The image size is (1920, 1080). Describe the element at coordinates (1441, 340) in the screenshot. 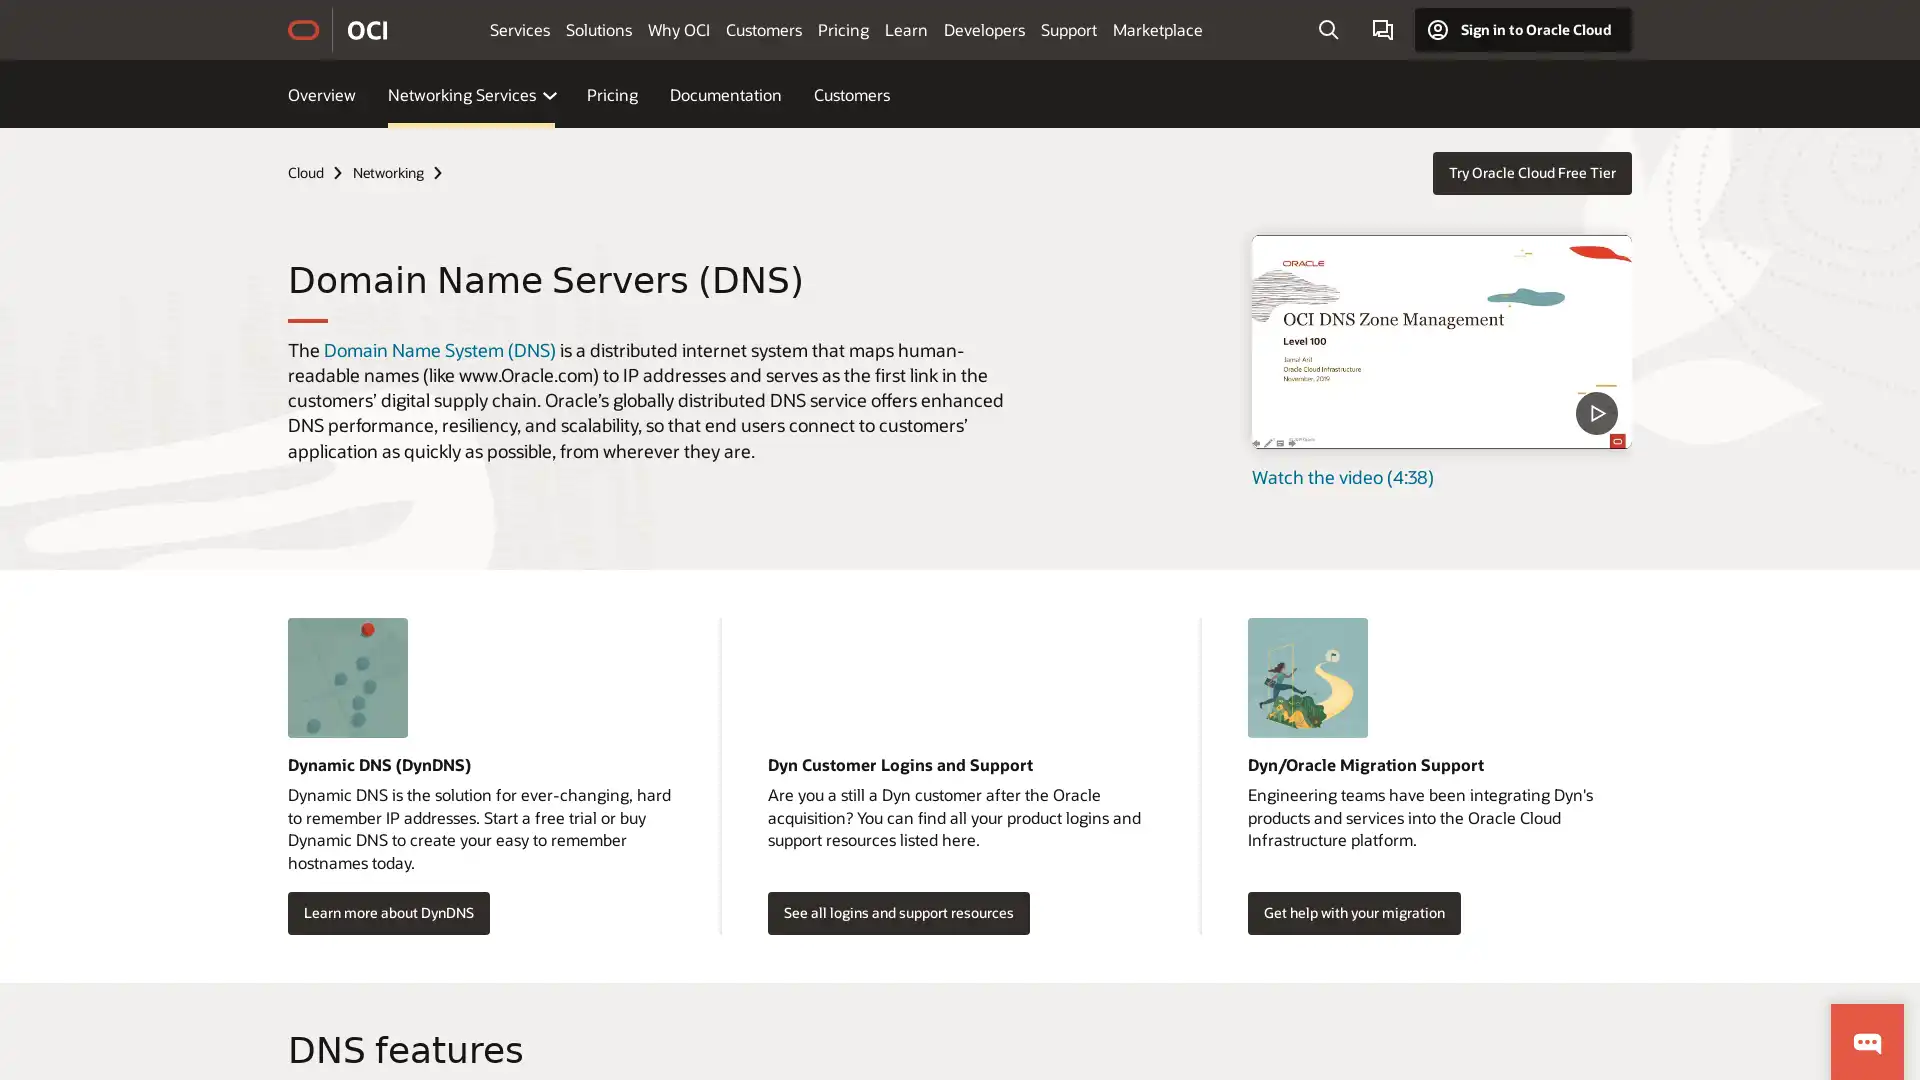

I see `DNS Zone Management - Level 100 - Part 1 - What is DNS video` at that location.